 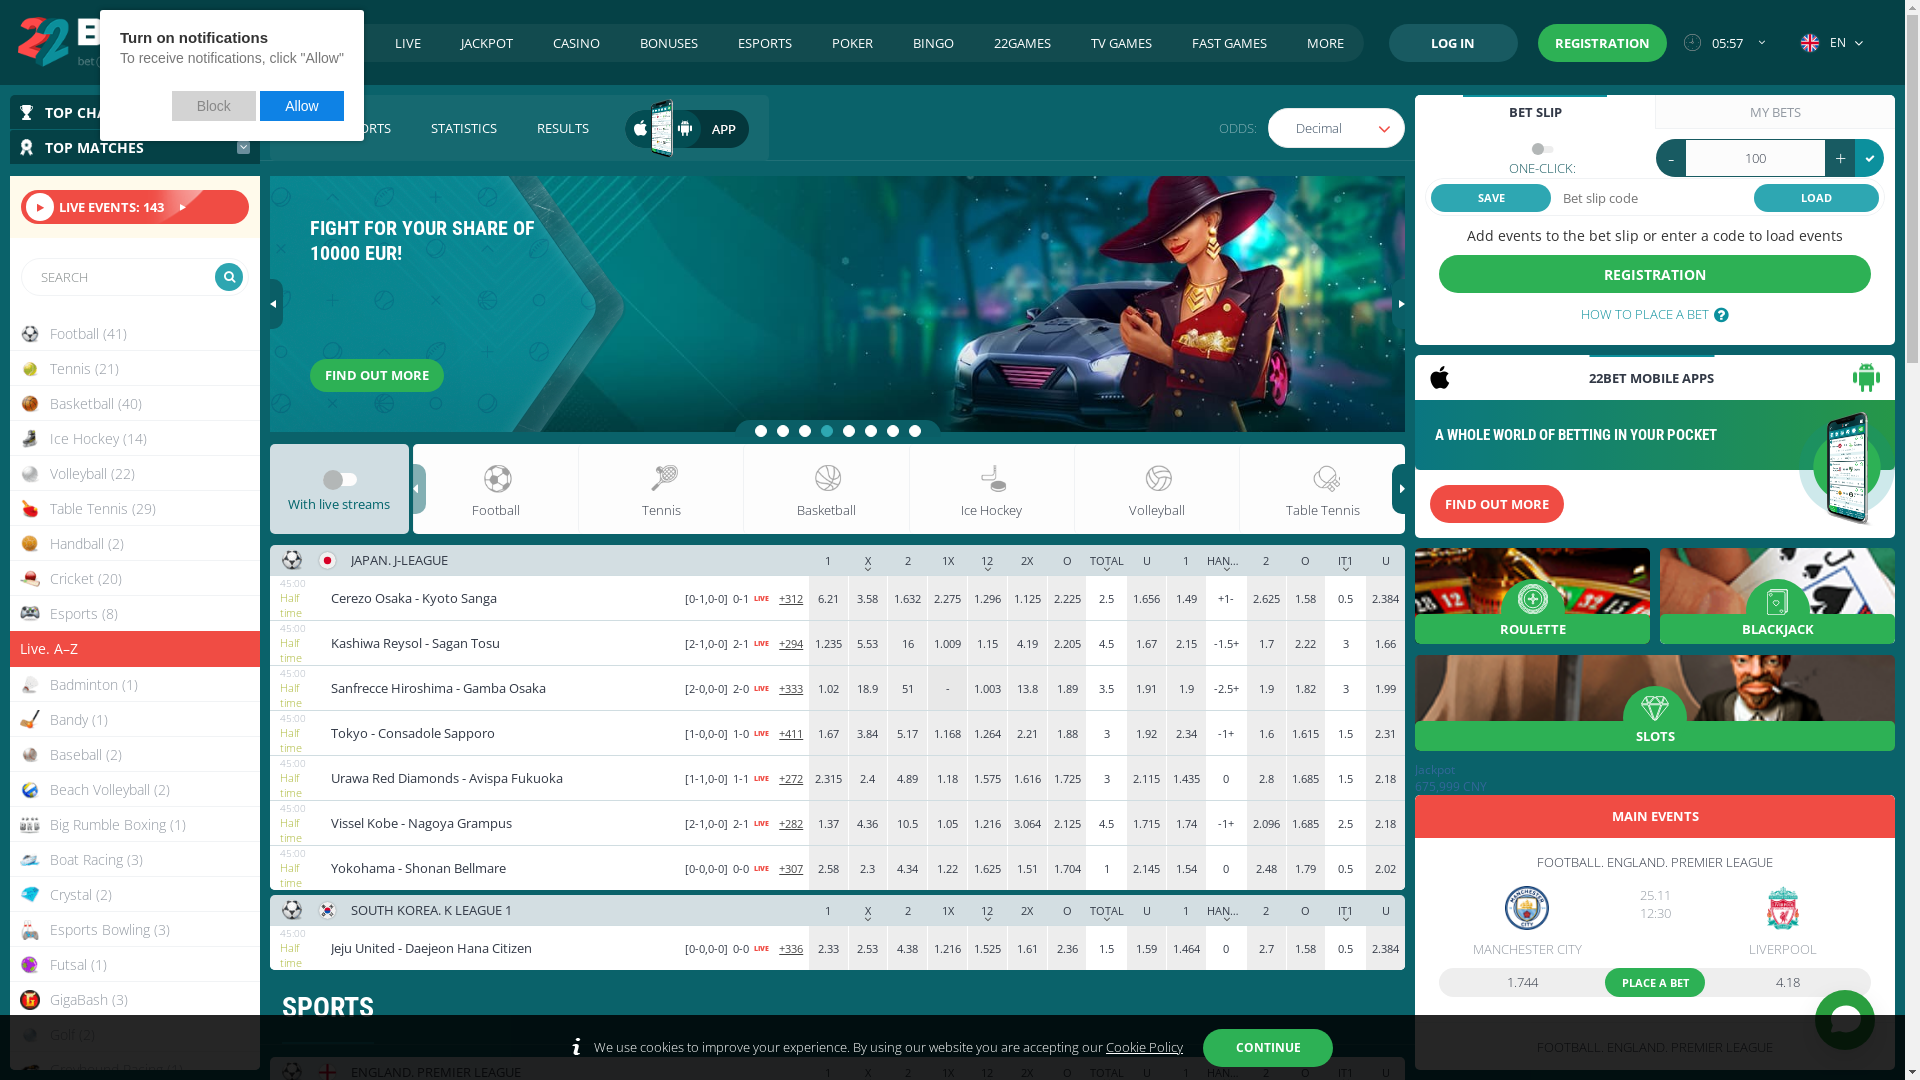 I want to click on 'Handball, so click(x=133, y=543).